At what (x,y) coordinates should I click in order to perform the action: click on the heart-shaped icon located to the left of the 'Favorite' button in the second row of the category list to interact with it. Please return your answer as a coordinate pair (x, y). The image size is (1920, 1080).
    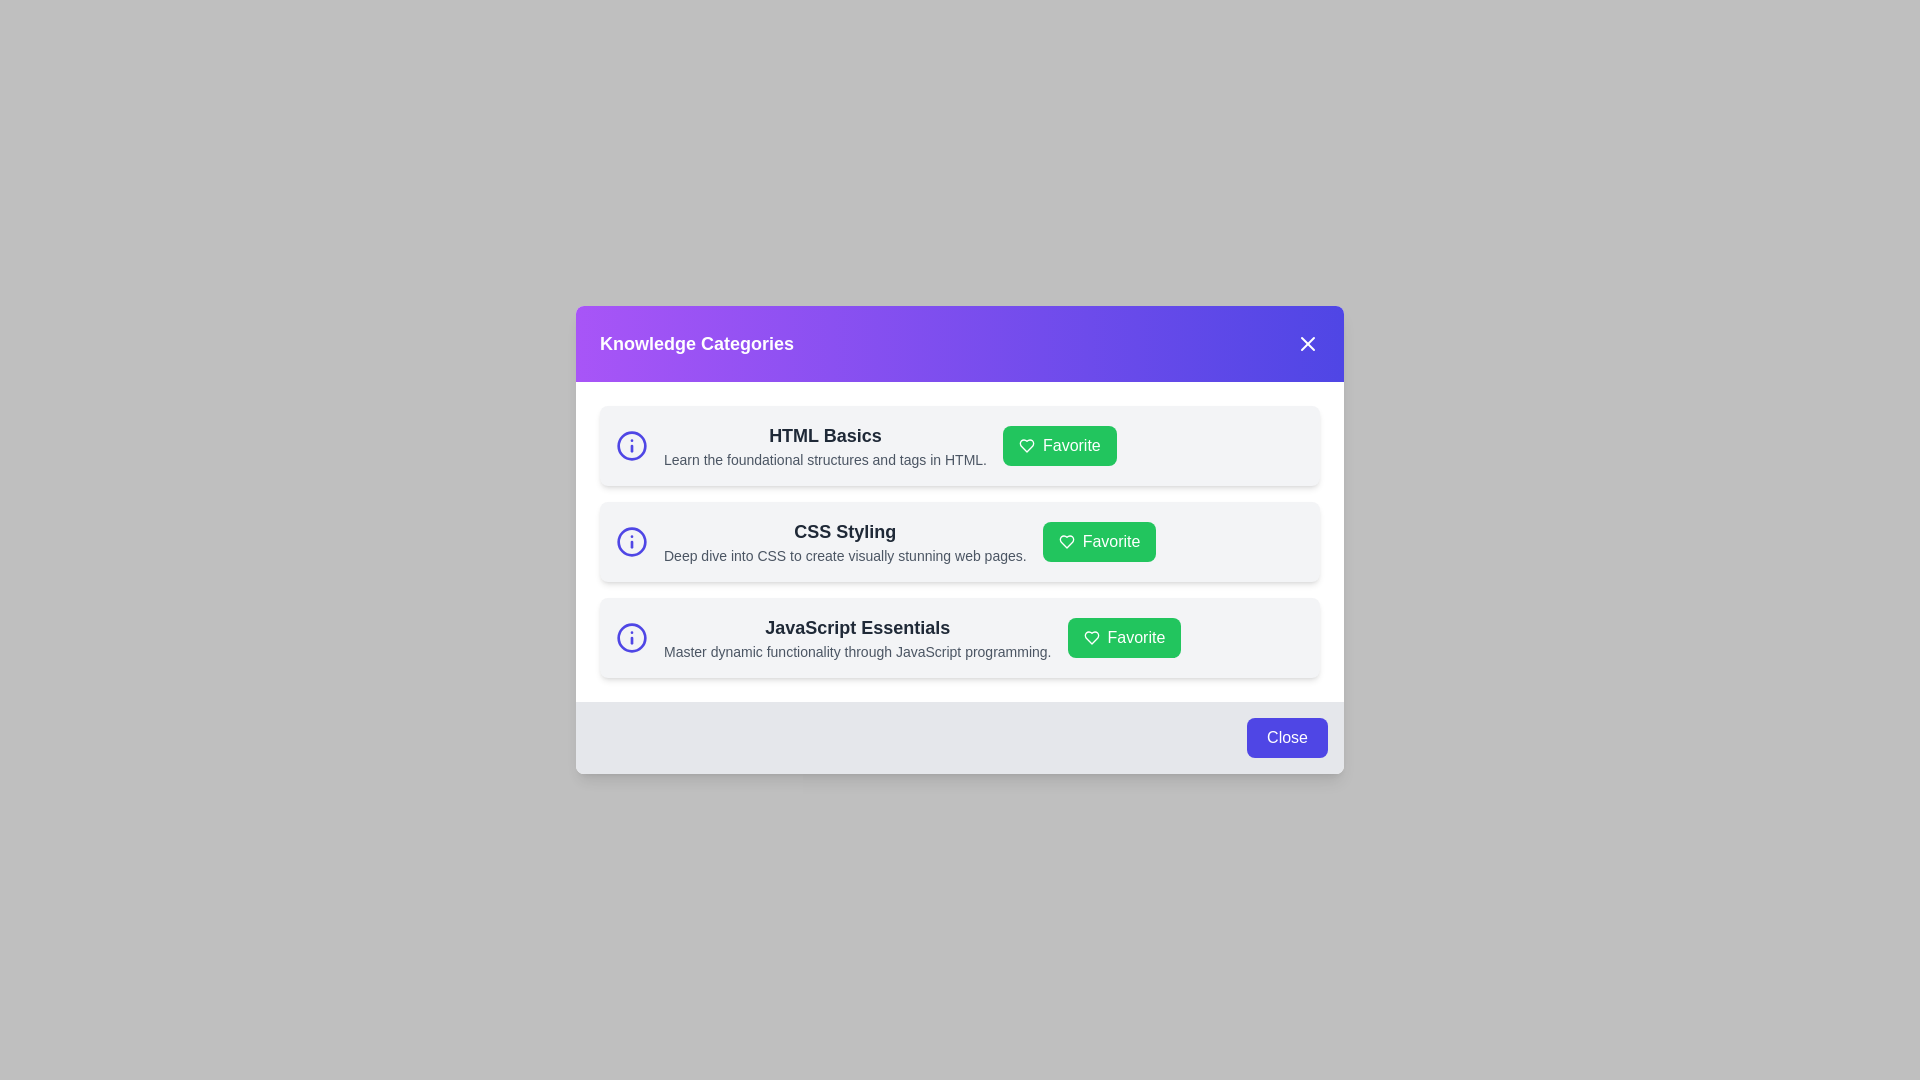
    Looking at the image, I should click on (1065, 542).